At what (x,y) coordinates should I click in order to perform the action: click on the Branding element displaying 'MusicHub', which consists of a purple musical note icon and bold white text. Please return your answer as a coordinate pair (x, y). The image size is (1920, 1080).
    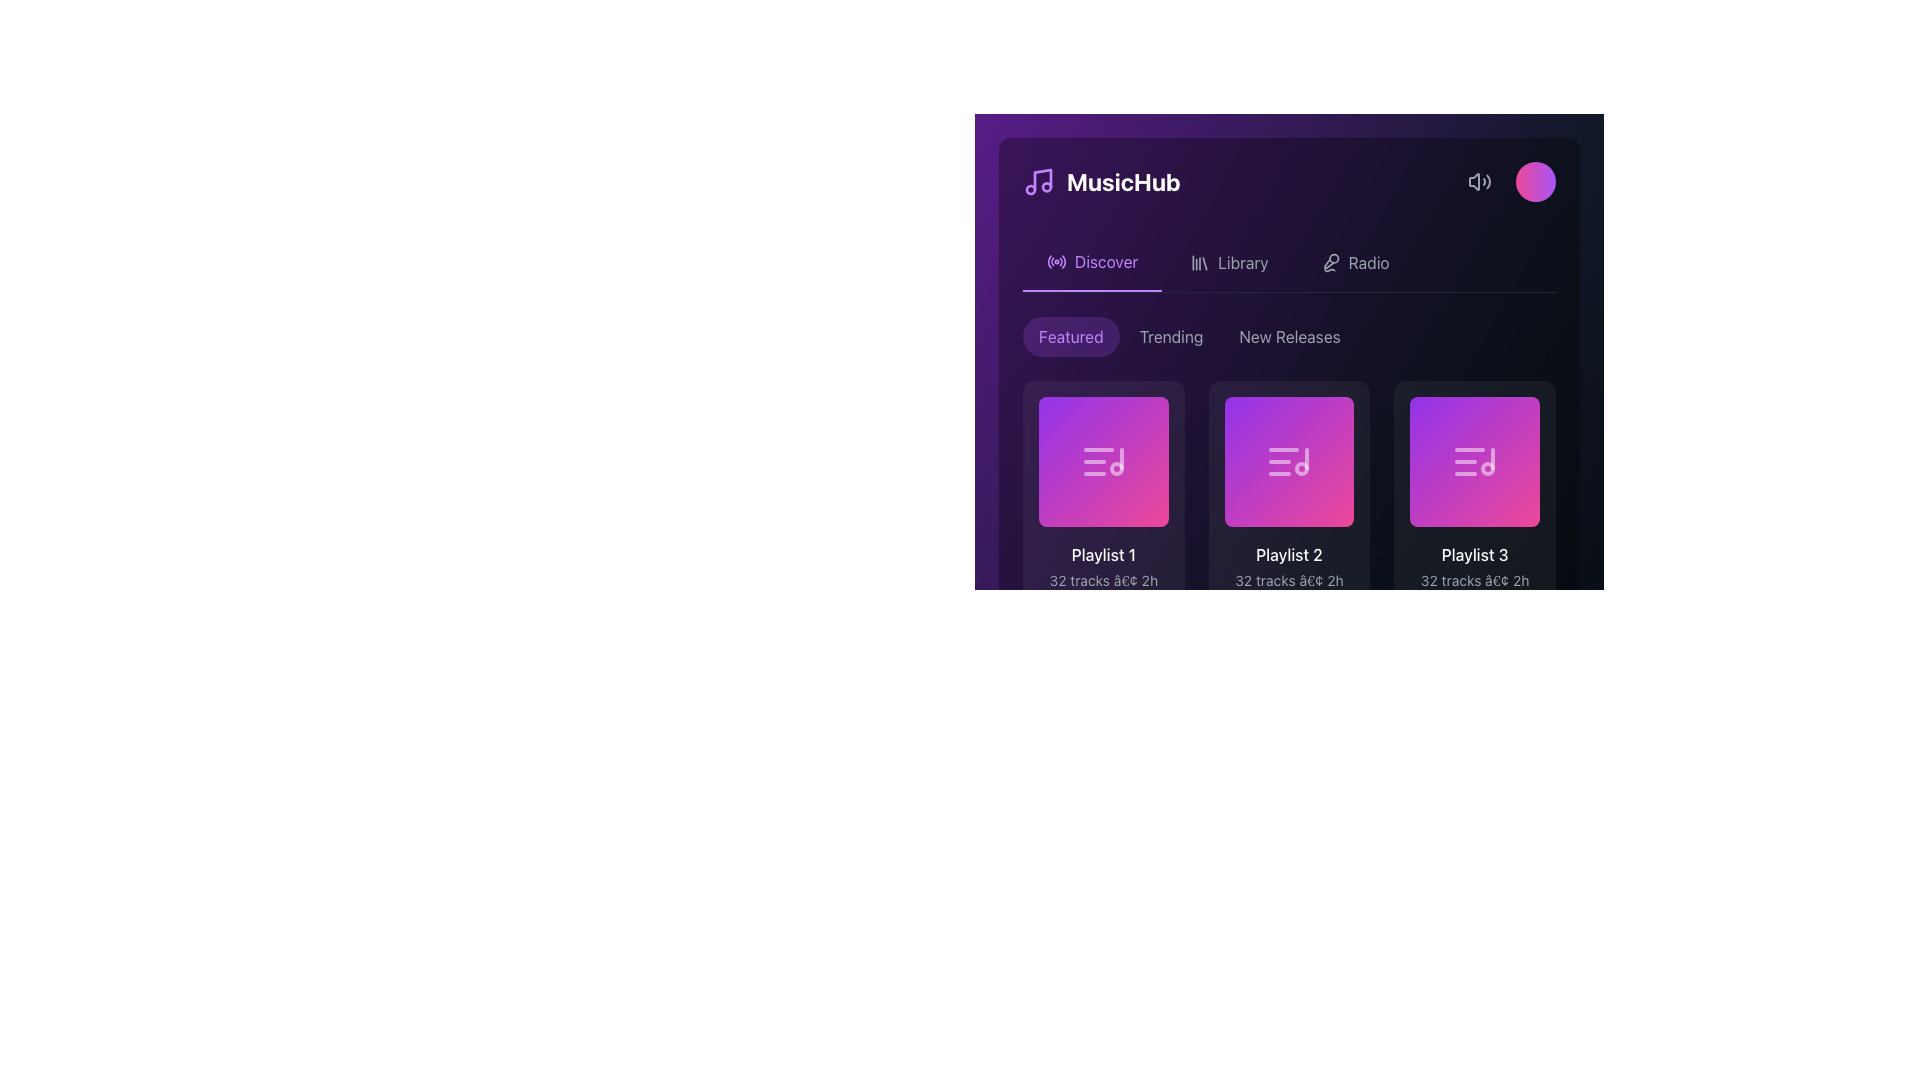
    Looking at the image, I should click on (1100, 181).